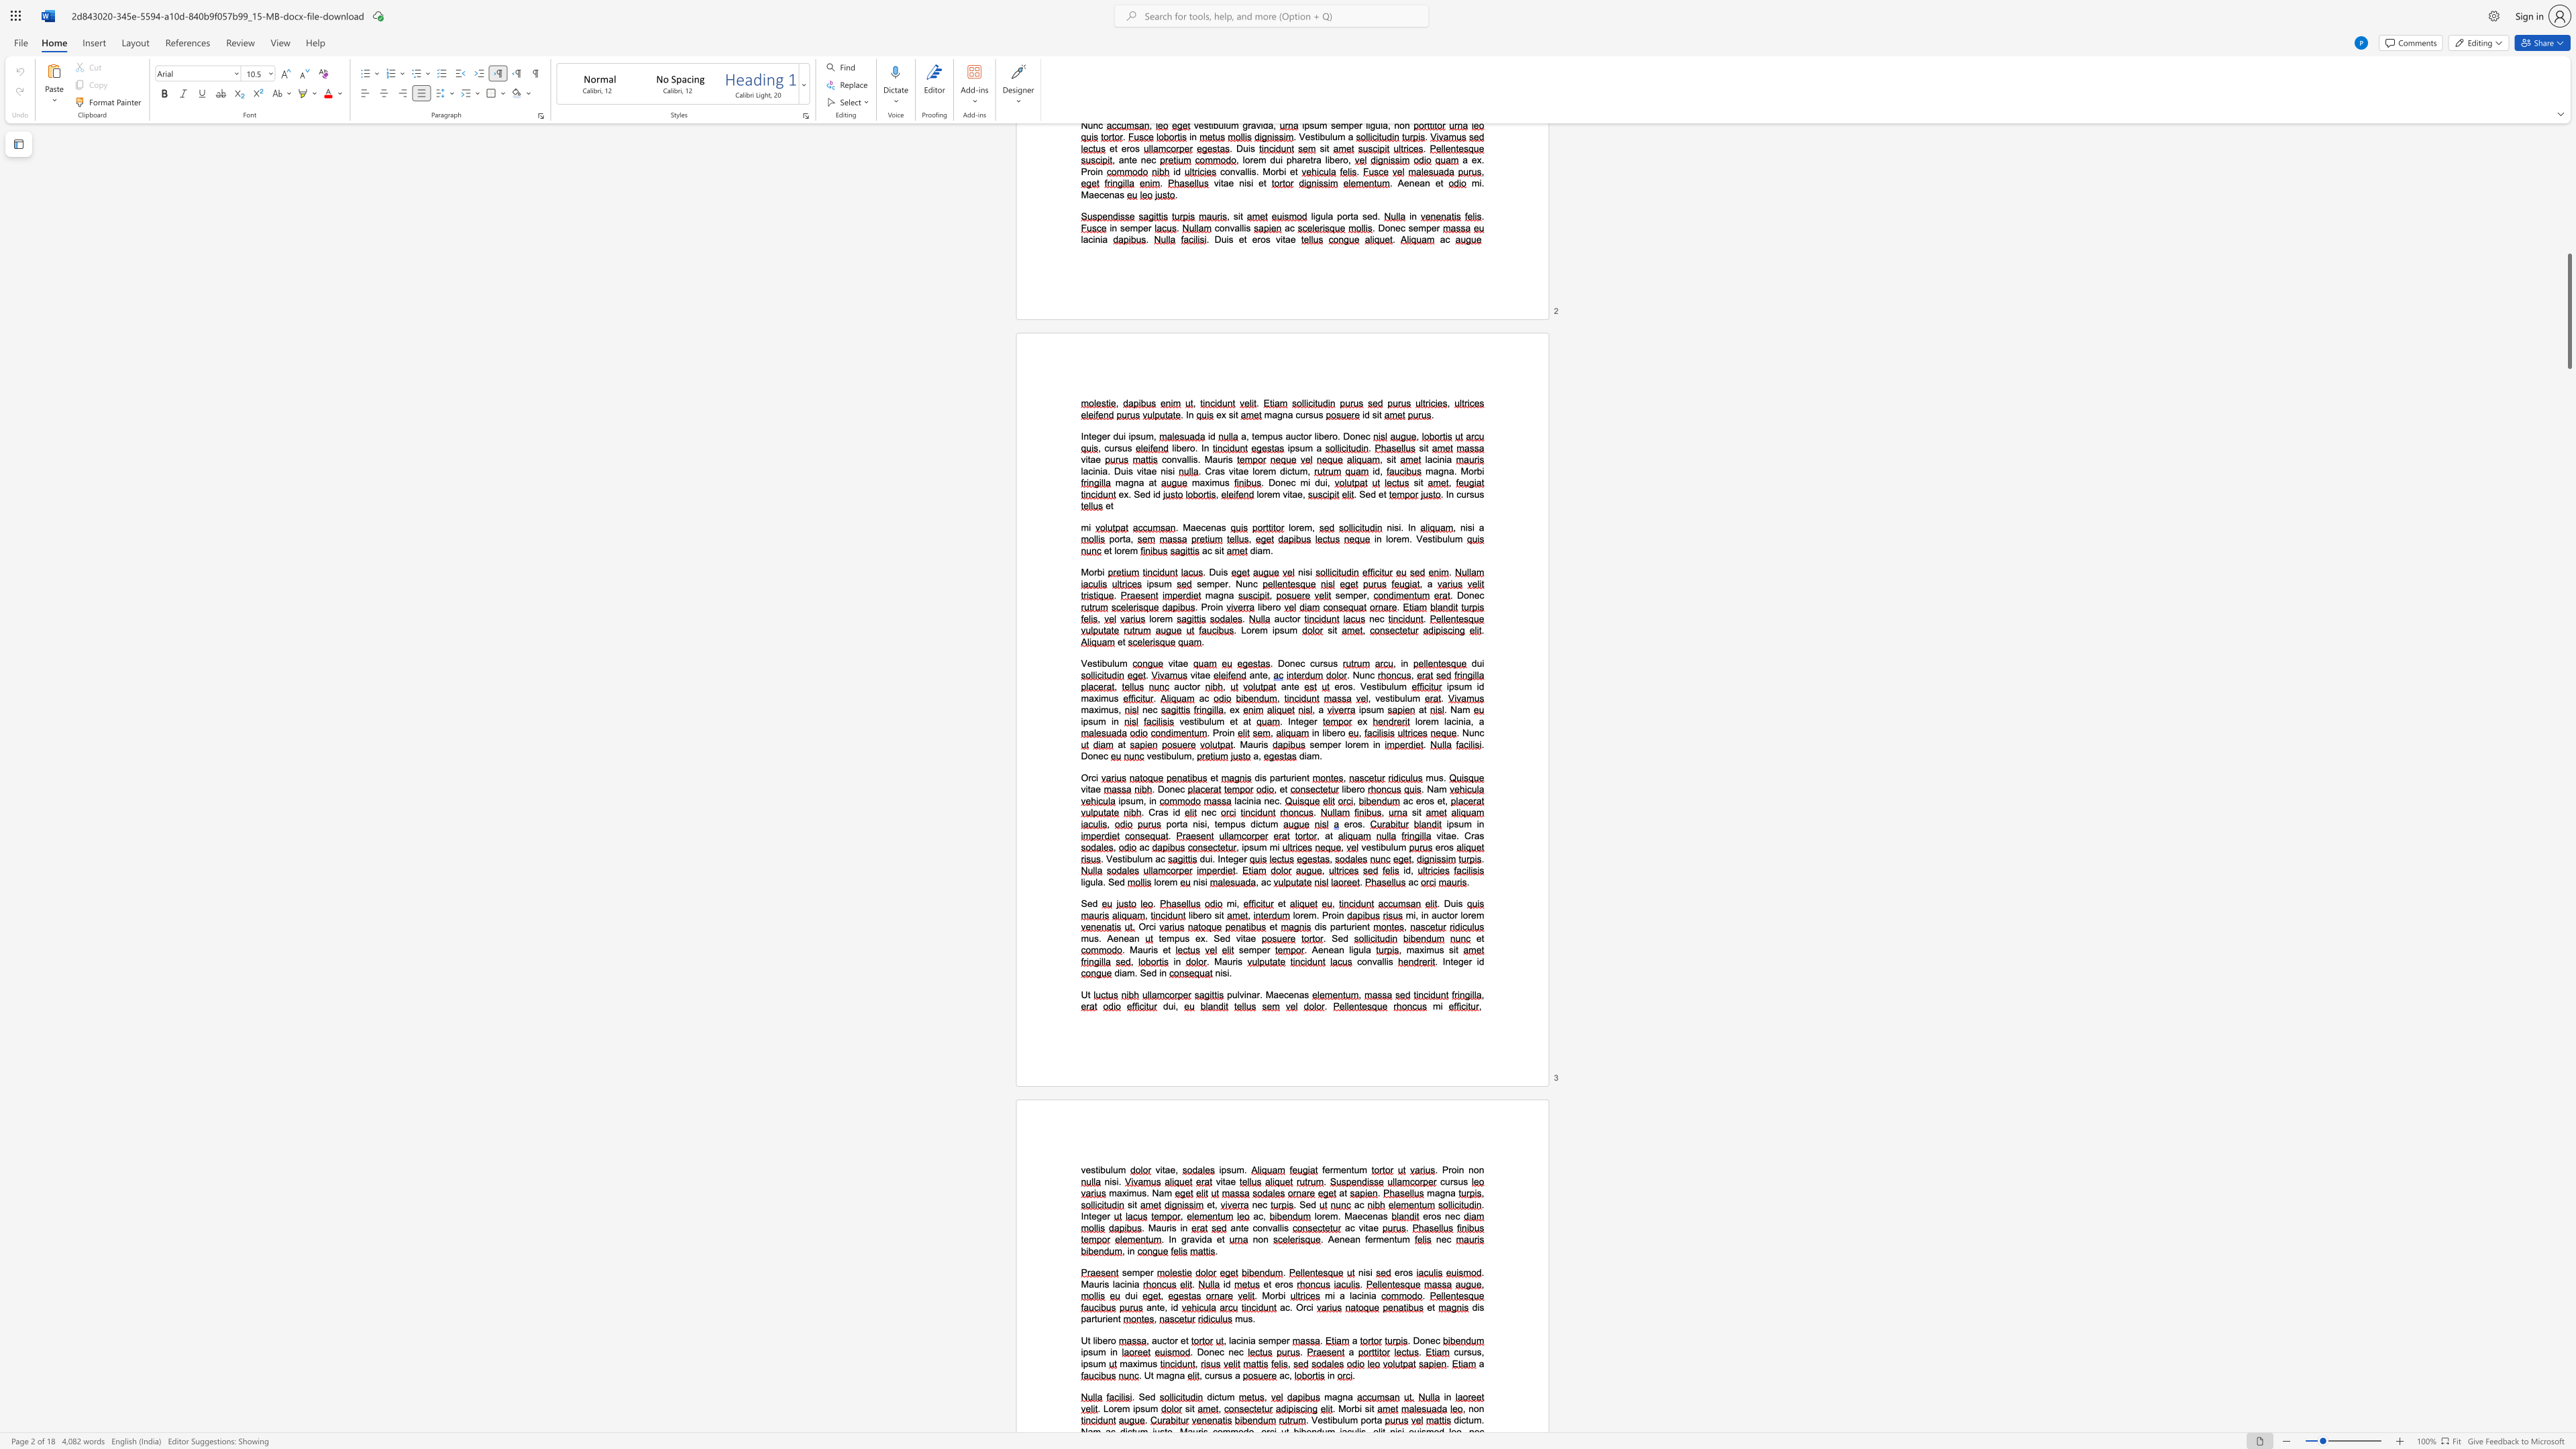 Image resolution: width=2576 pixels, height=1449 pixels. I want to click on the space between the continuous character "t" and "e" in the text, so click(1228, 858).